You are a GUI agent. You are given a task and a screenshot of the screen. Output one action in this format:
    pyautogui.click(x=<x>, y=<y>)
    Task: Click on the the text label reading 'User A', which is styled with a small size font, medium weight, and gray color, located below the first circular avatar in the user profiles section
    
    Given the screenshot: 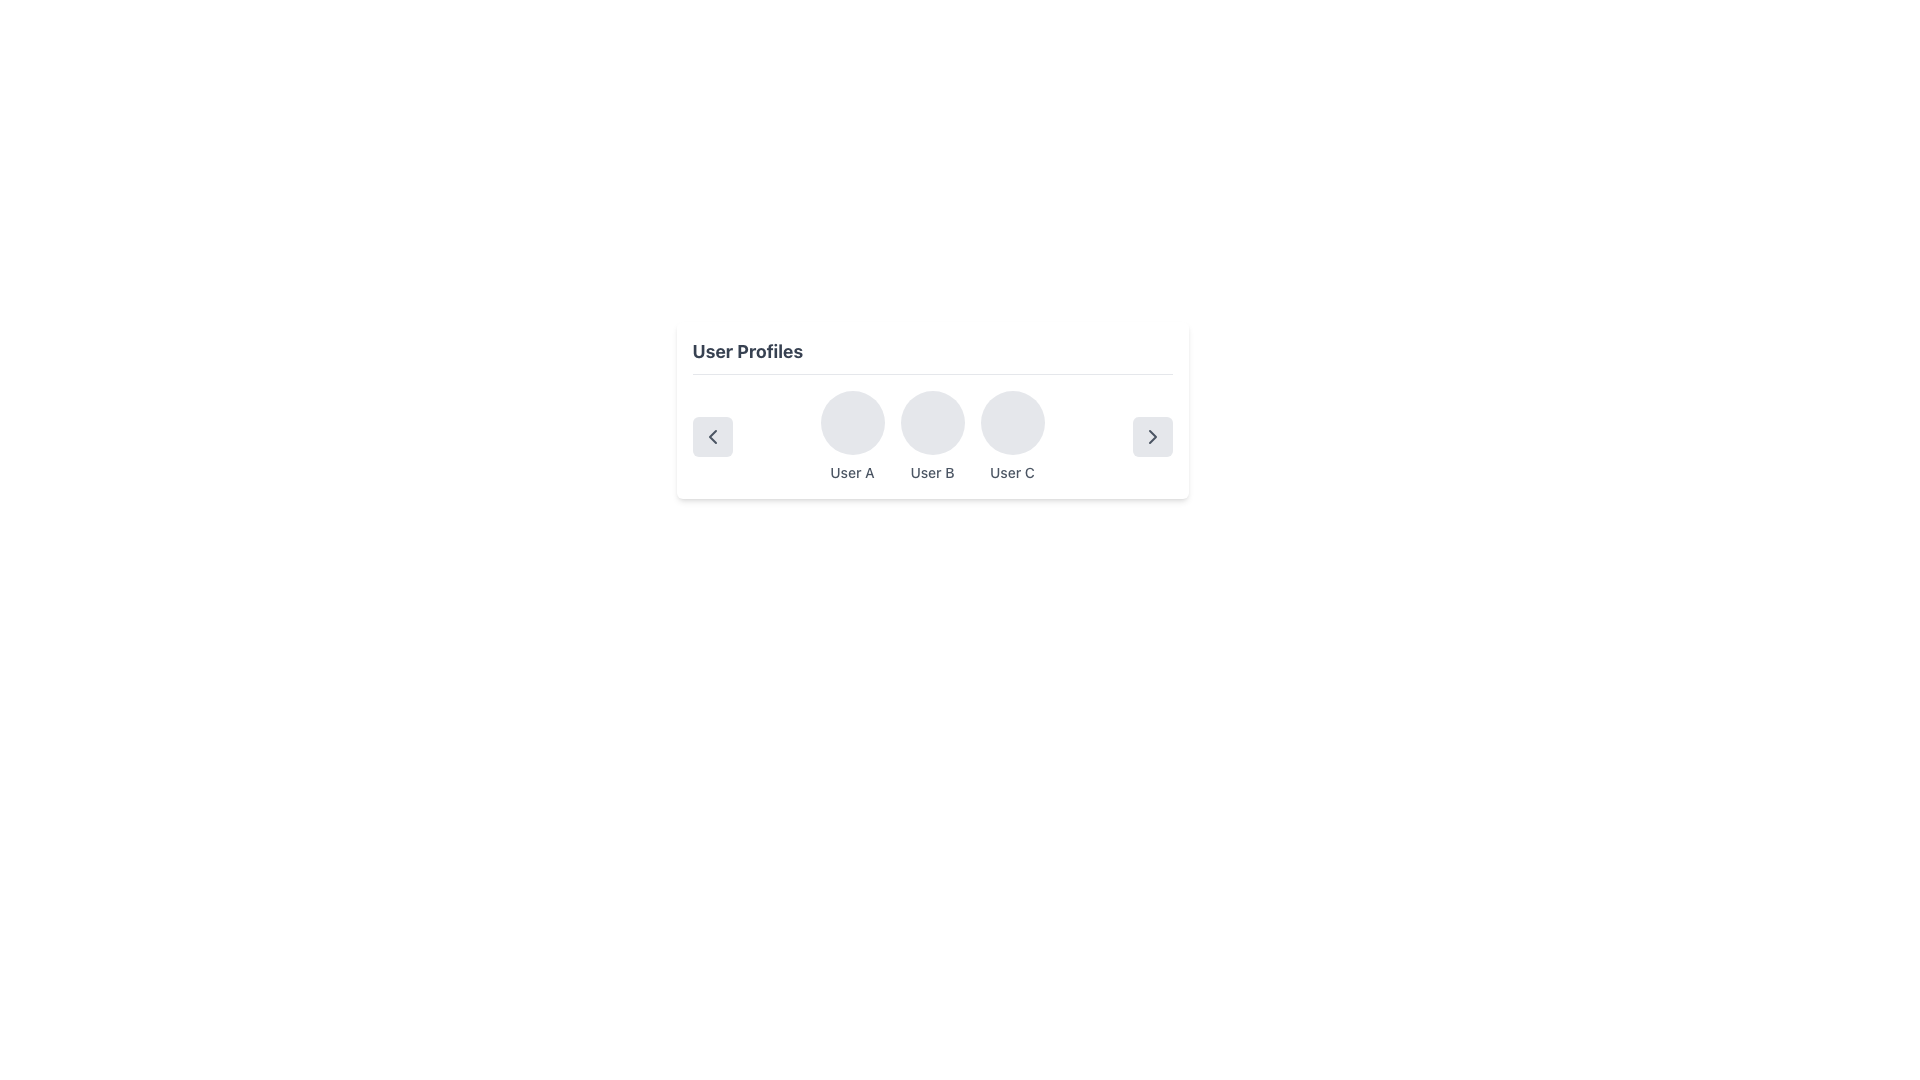 What is the action you would take?
    pyautogui.click(x=852, y=473)
    